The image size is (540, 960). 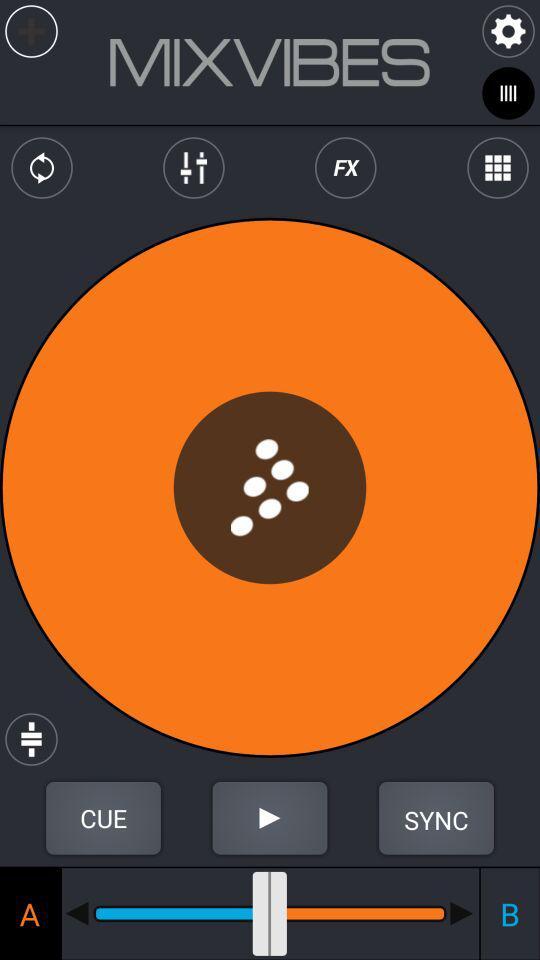 I want to click on volume controls, so click(x=193, y=167).